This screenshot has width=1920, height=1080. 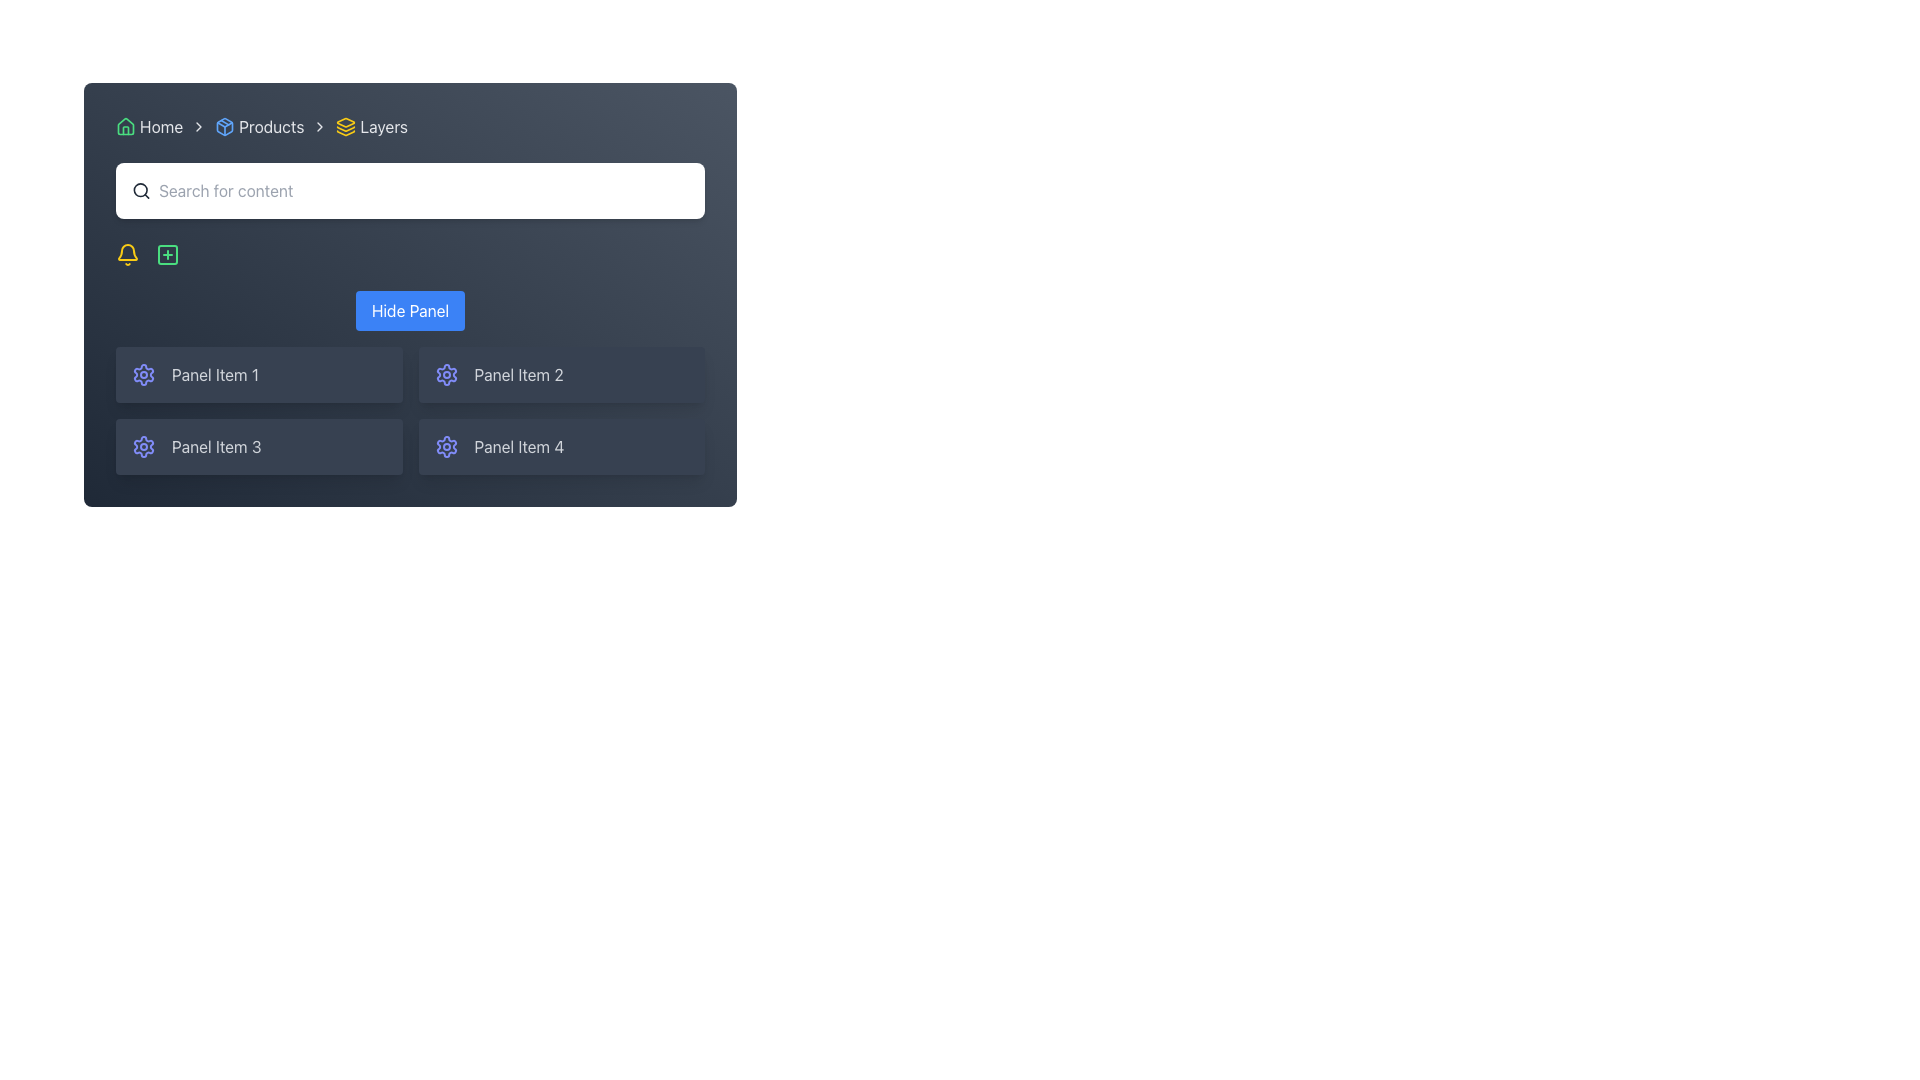 I want to click on the static text label 'Panel Item 2' which is styled in faint gray and located within a dark rectangular panel with rounded corners, so click(x=519, y=374).